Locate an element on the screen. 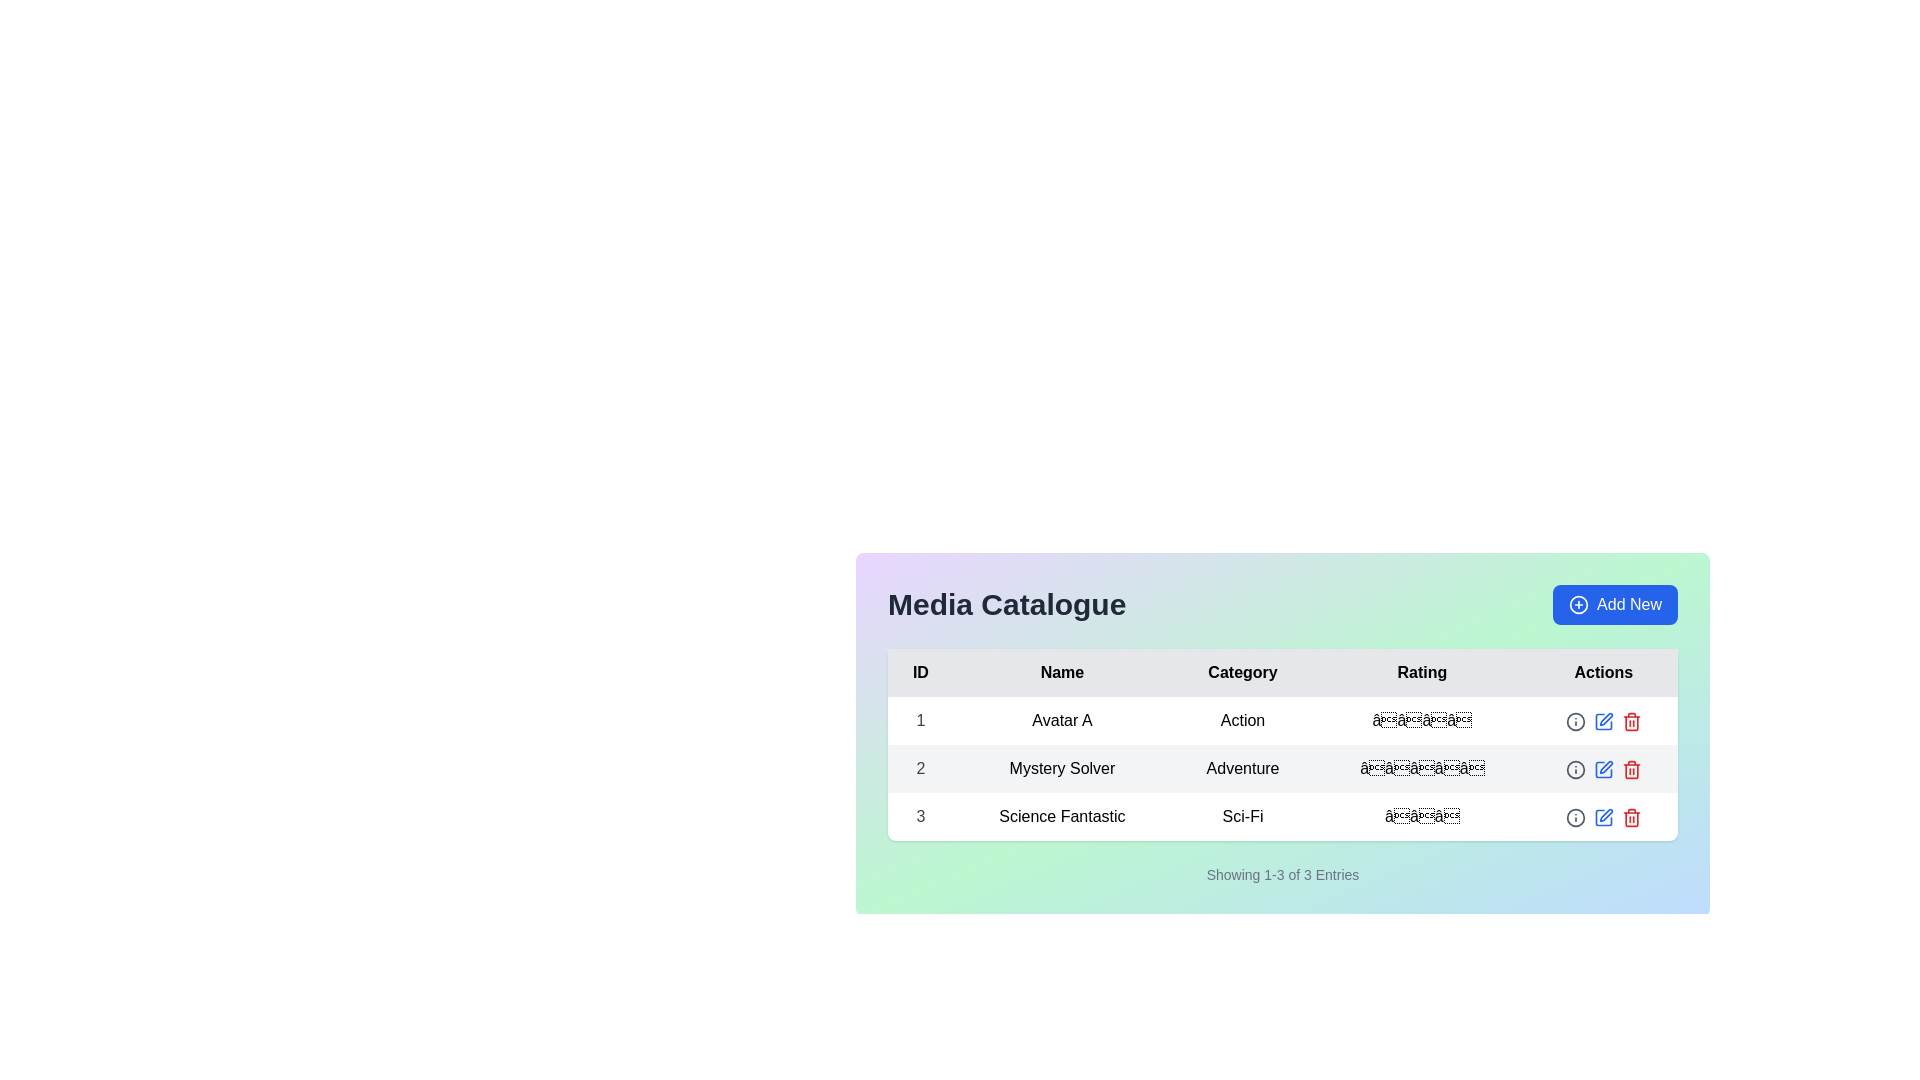 This screenshot has height=1080, width=1920. the interactive pencil icon in blue within the 'Actions' column of the table row for 'Mystery Solver' is located at coordinates (1603, 767).